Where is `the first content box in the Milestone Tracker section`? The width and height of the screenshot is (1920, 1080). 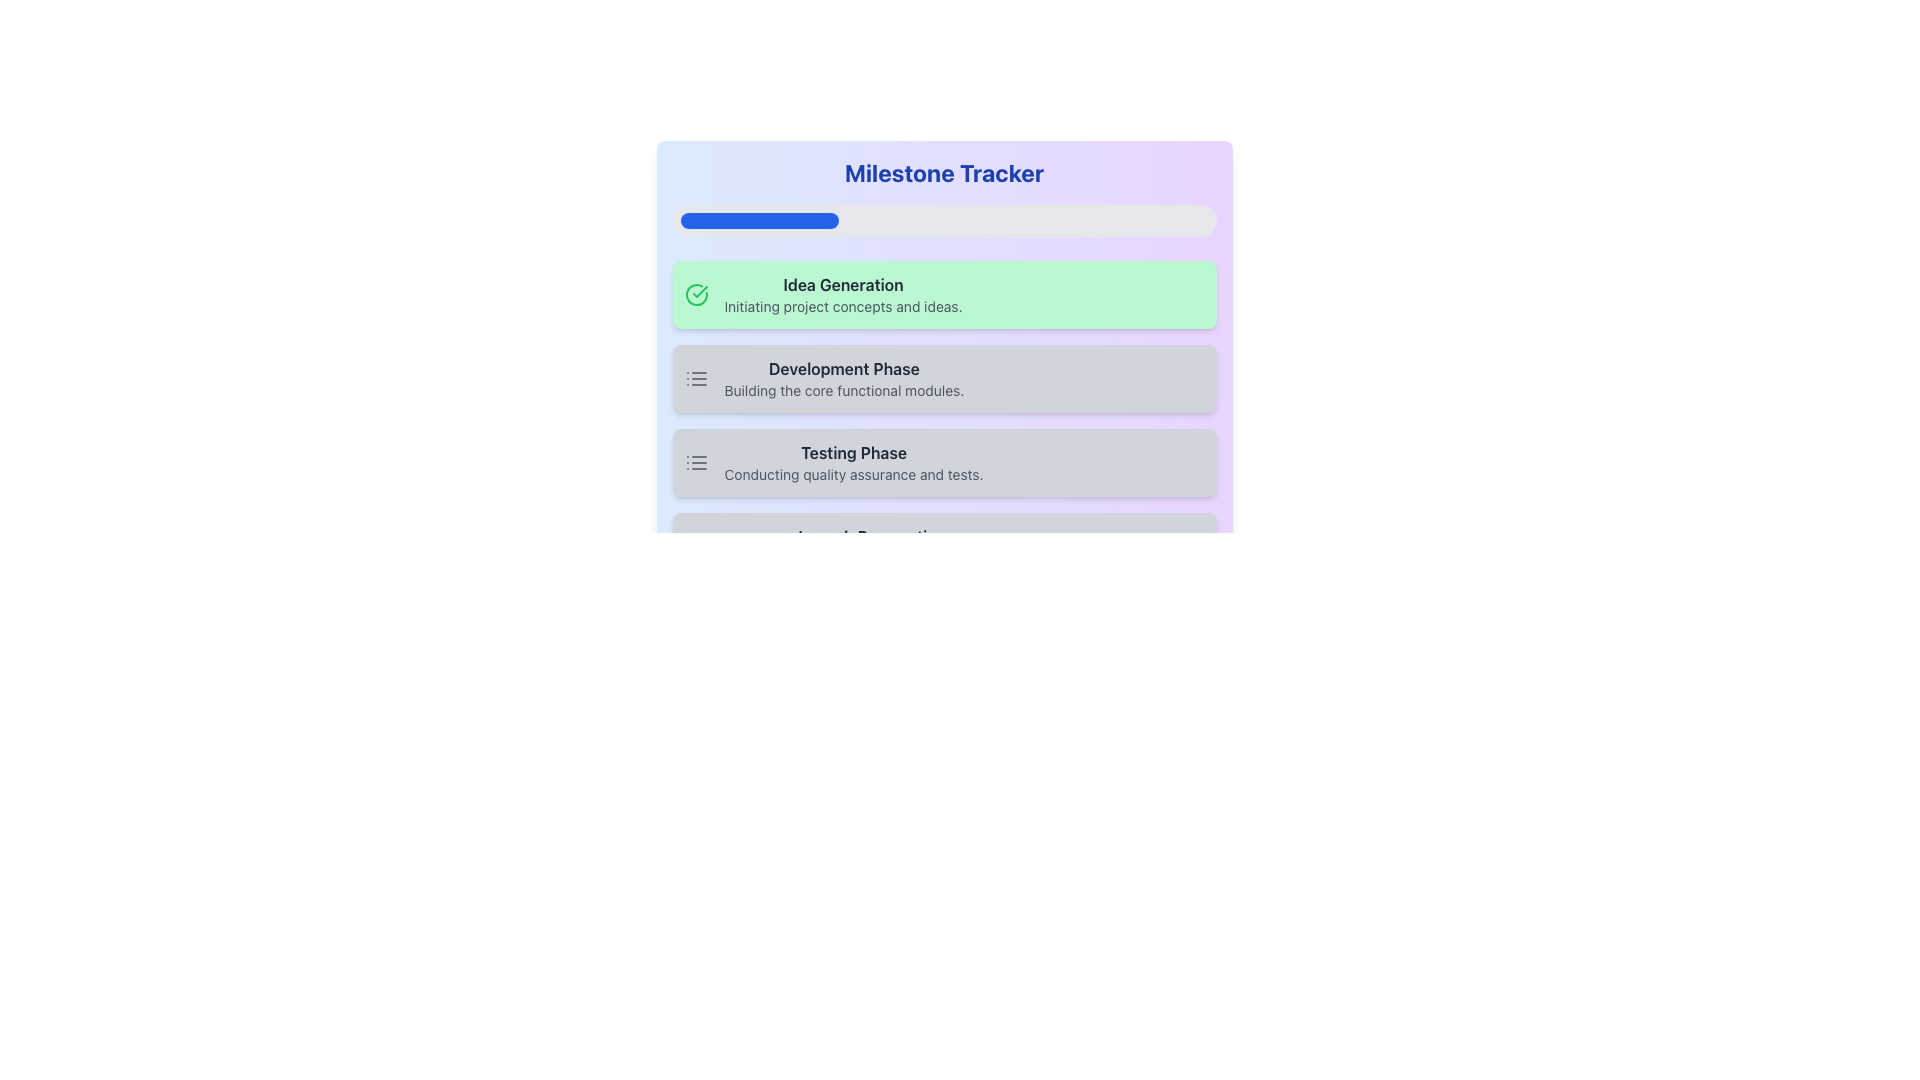
the first content box in the Milestone Tracker section is located at coordinates (843, 294).